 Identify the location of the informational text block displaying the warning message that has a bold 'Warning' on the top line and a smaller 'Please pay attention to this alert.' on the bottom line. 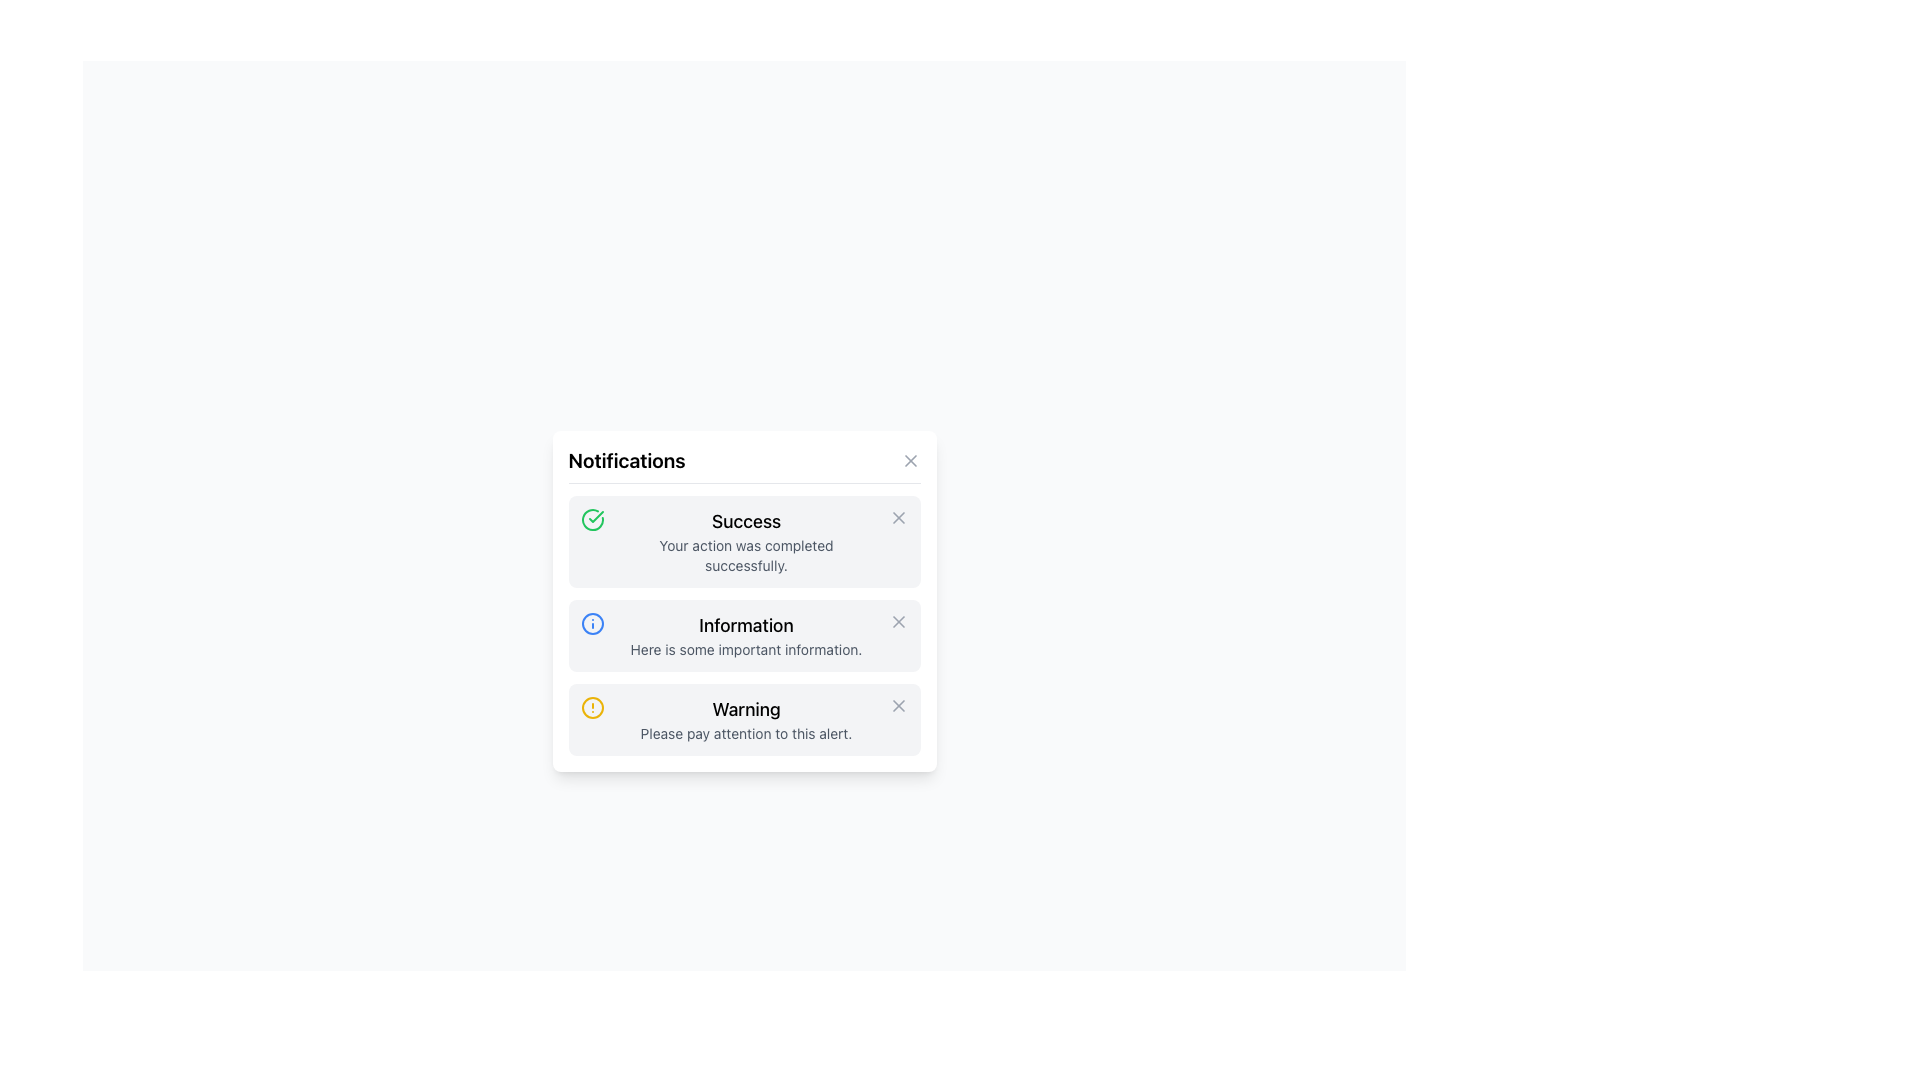
(745, 718).